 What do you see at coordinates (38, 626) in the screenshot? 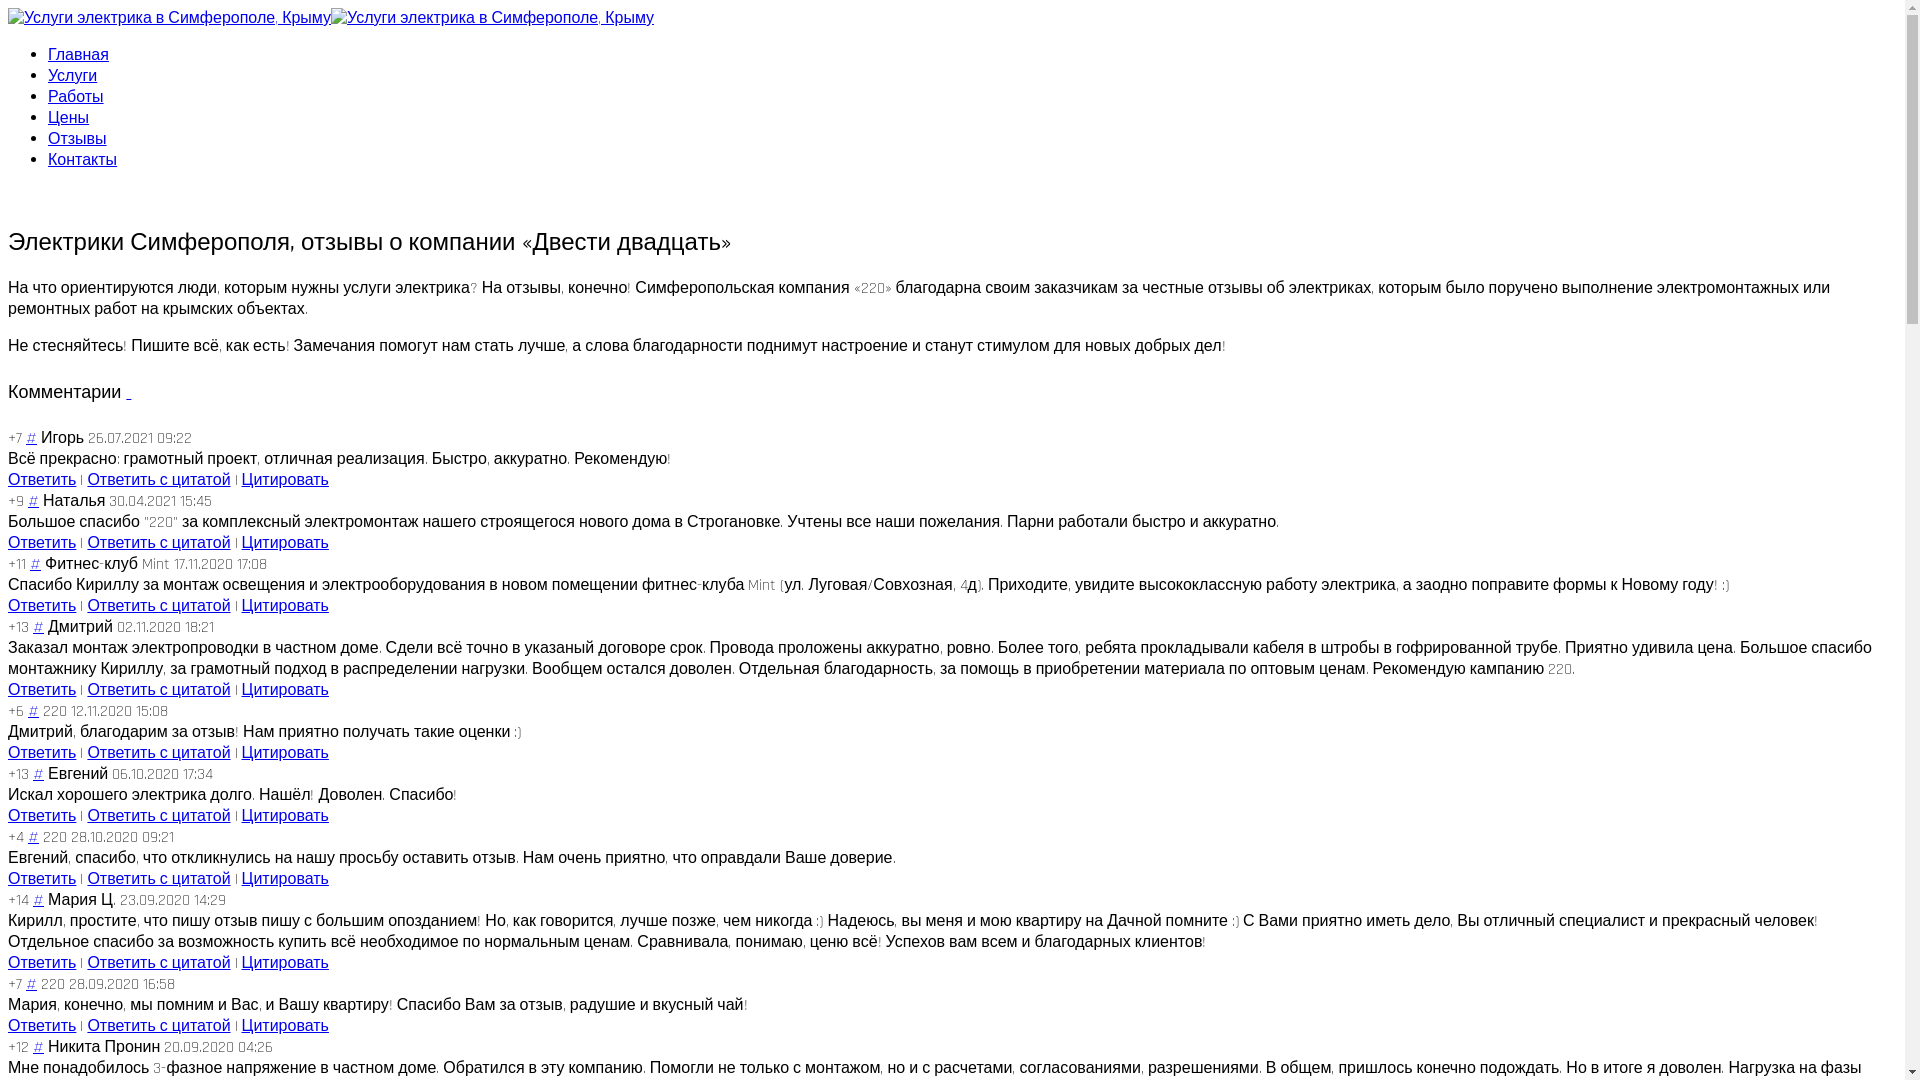
I see `'#'` at bounding box center [38, 626].